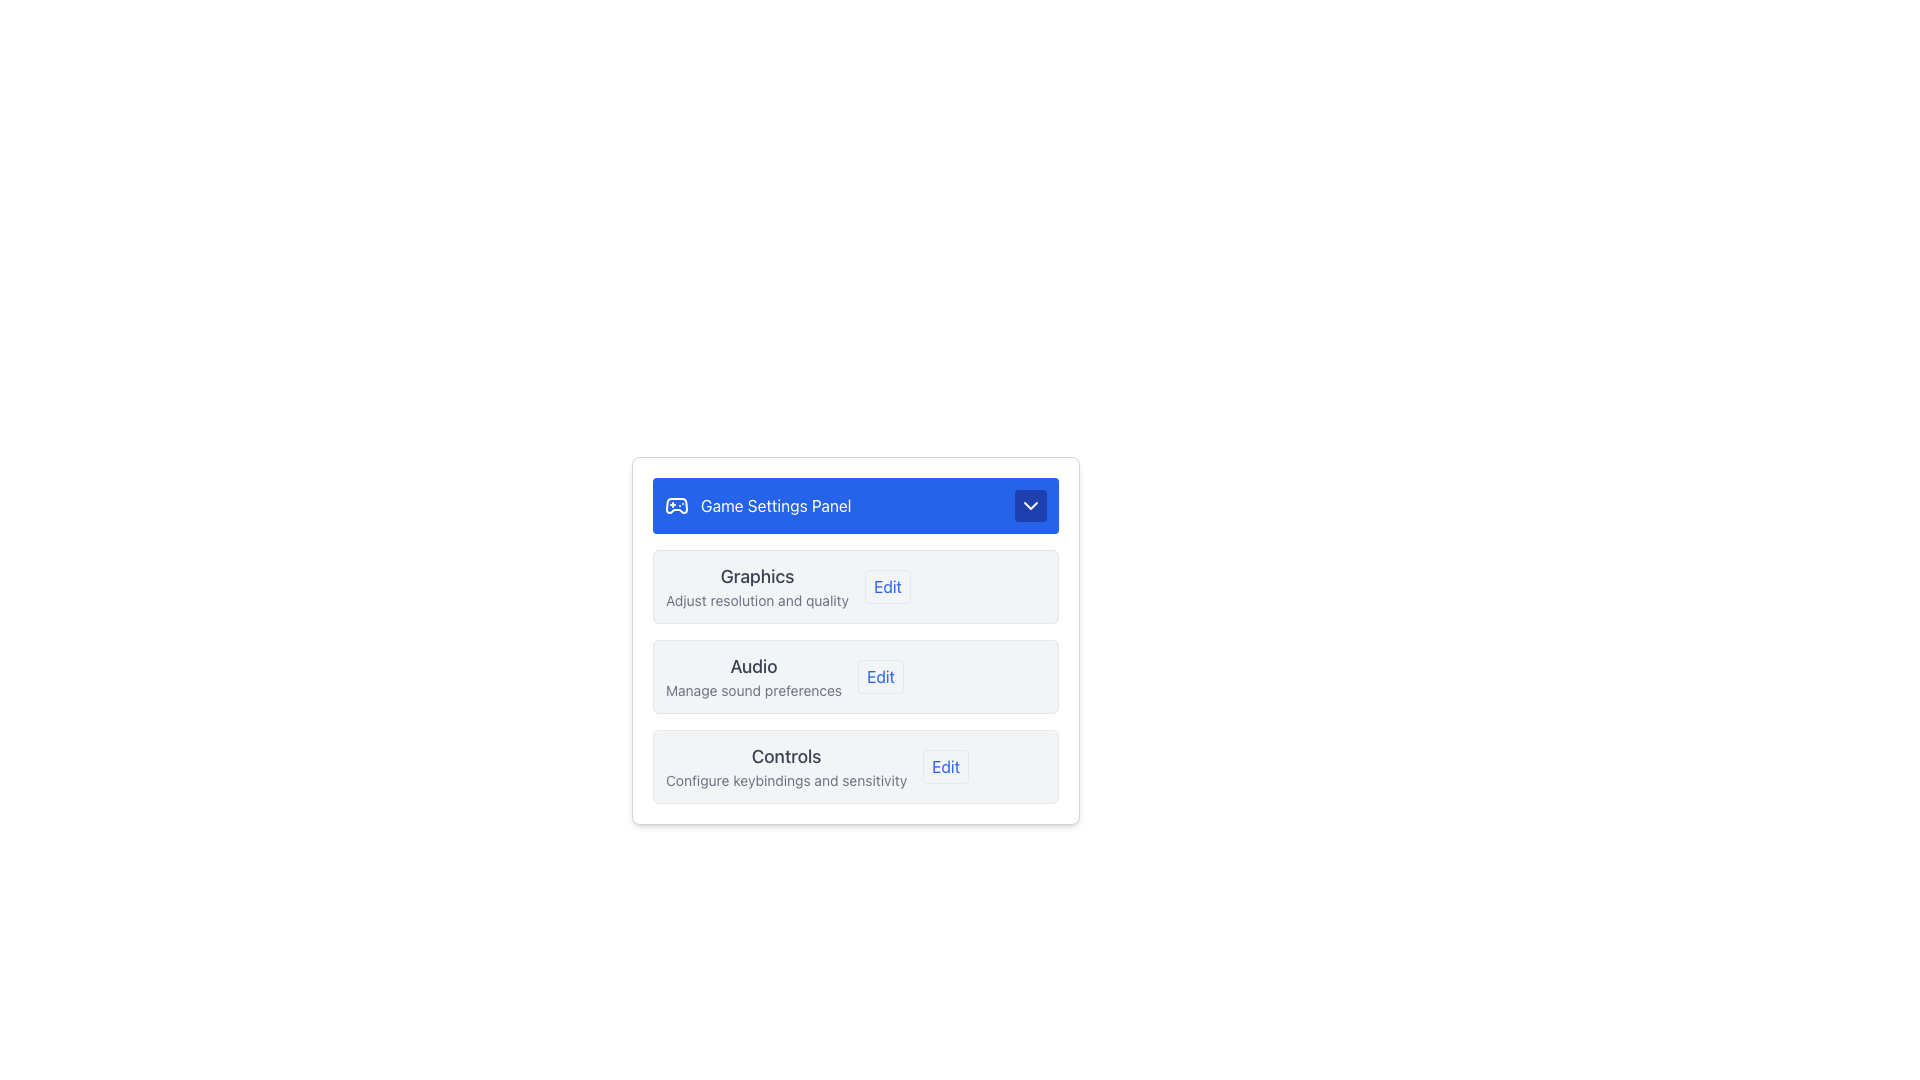  Describe the element at coordinates (880, 676) in the screenshot. I see `the 'Edit' button with blue text and a transparent background located to the right of the subtitle 'Manage sound preferences' within the 'Audio' card` at that location.